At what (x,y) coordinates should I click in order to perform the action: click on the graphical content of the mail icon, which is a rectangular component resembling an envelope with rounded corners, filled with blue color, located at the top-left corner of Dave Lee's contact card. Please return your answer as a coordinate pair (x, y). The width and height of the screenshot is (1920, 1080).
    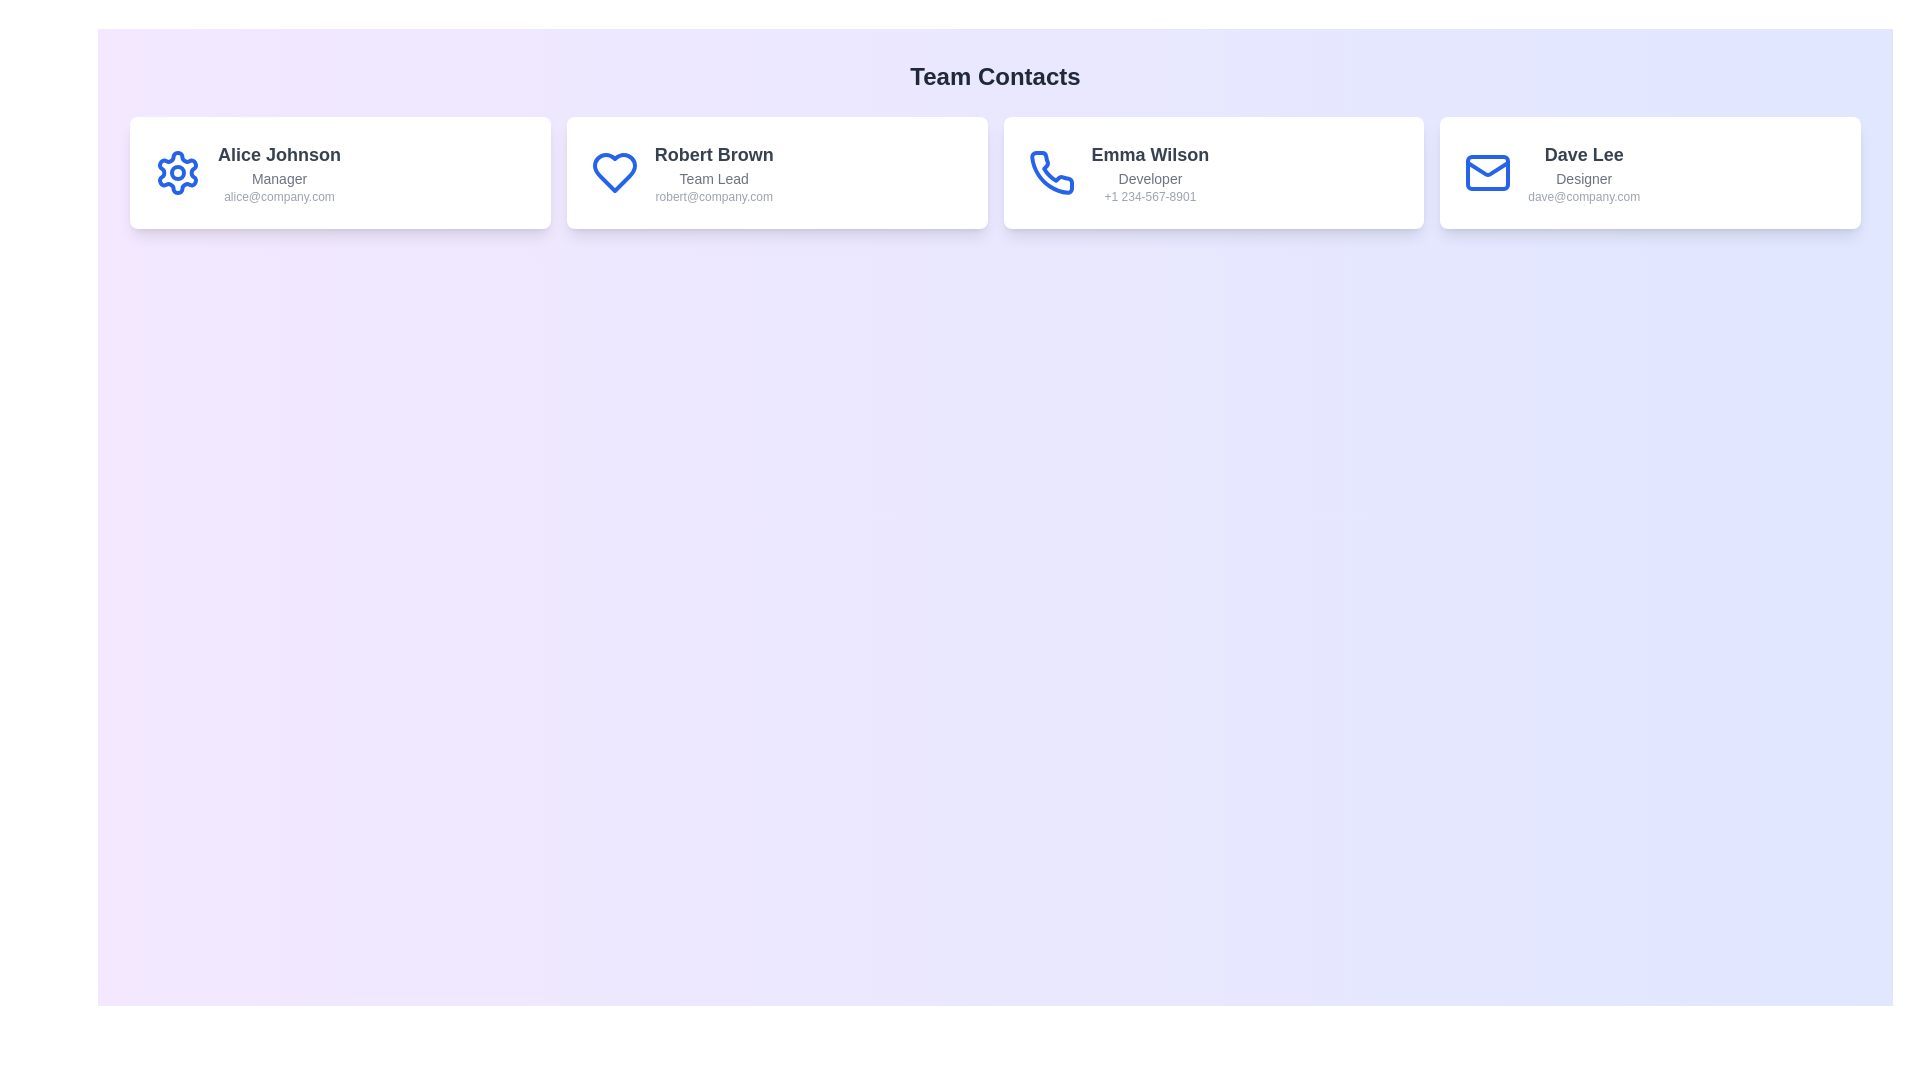
    Looking at the image, I should click on (1488, 172).